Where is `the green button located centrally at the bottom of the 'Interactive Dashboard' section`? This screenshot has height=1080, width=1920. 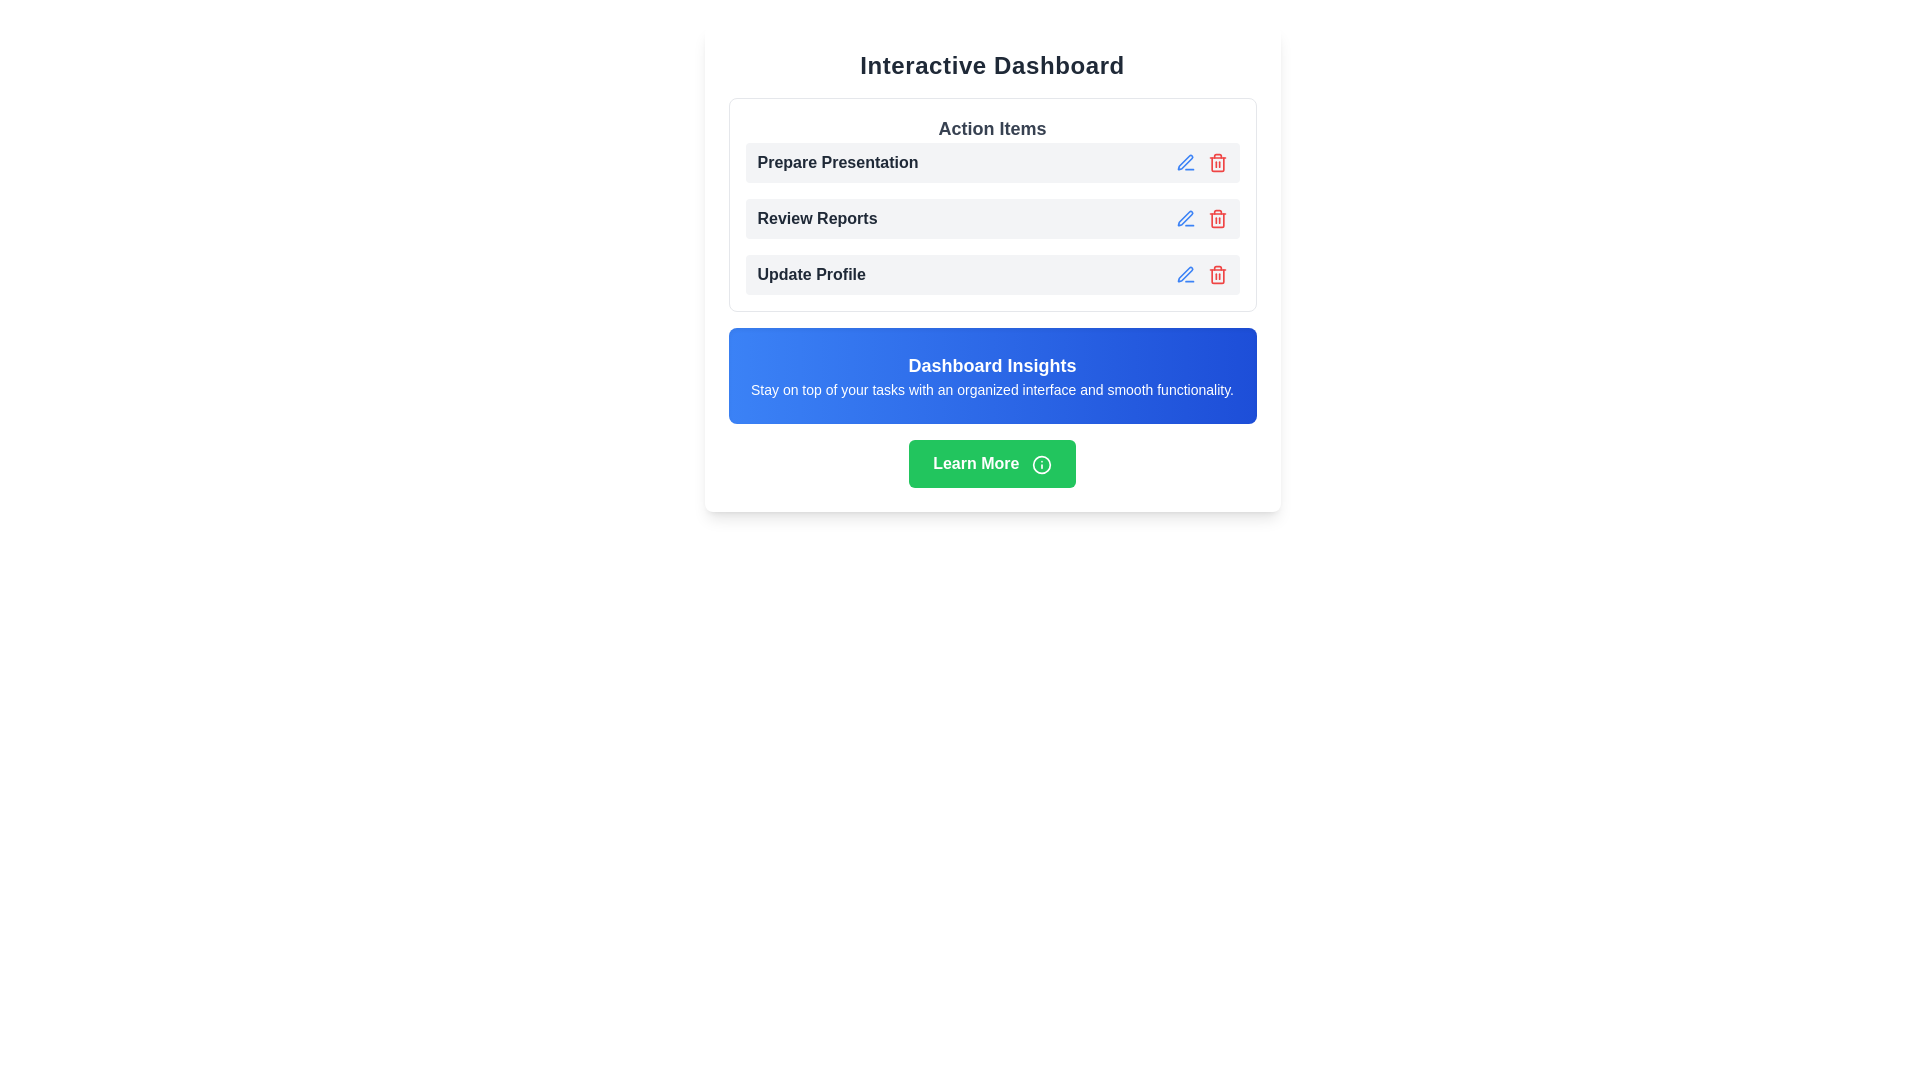
the green button located centrally at the bottom of the 'Interactive Dashboard' section is located at coordinates (992, 463).